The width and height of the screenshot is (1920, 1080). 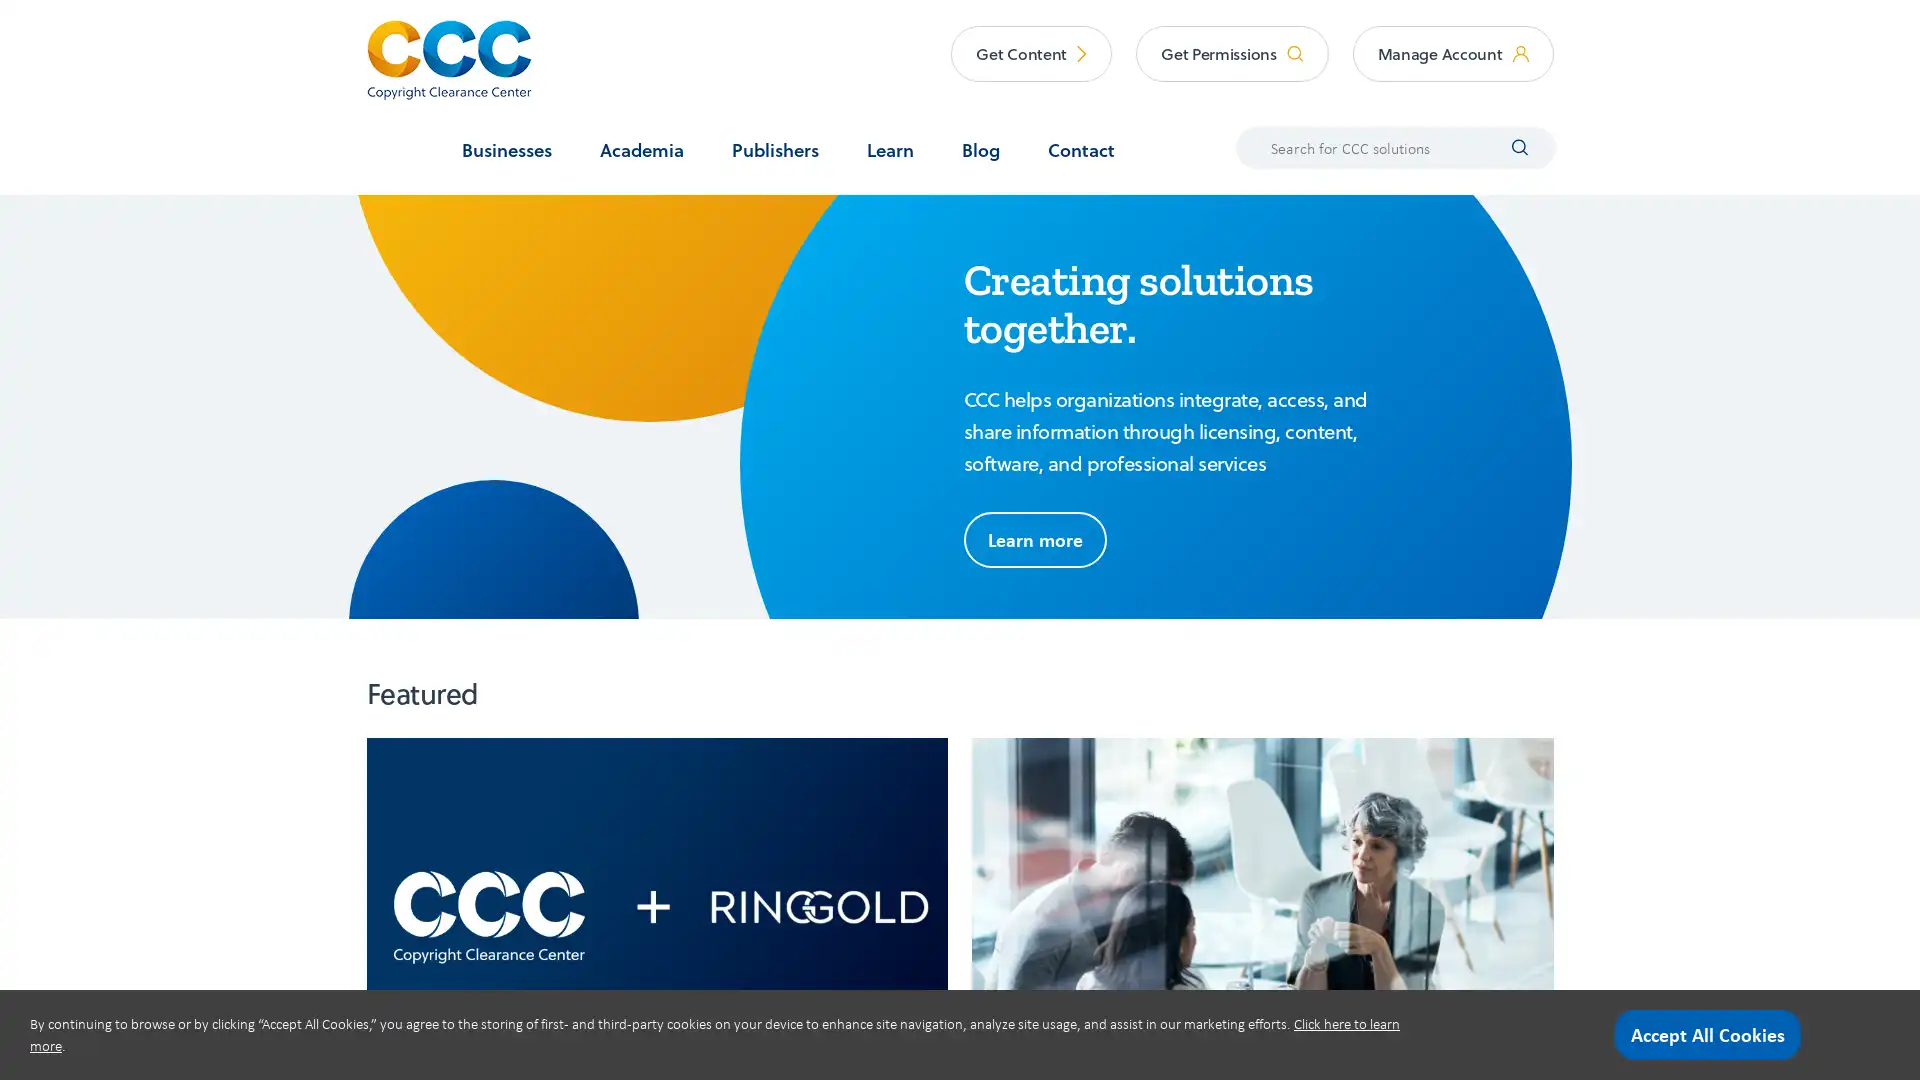 I want to click on Search, so click(x=1506, y=145).